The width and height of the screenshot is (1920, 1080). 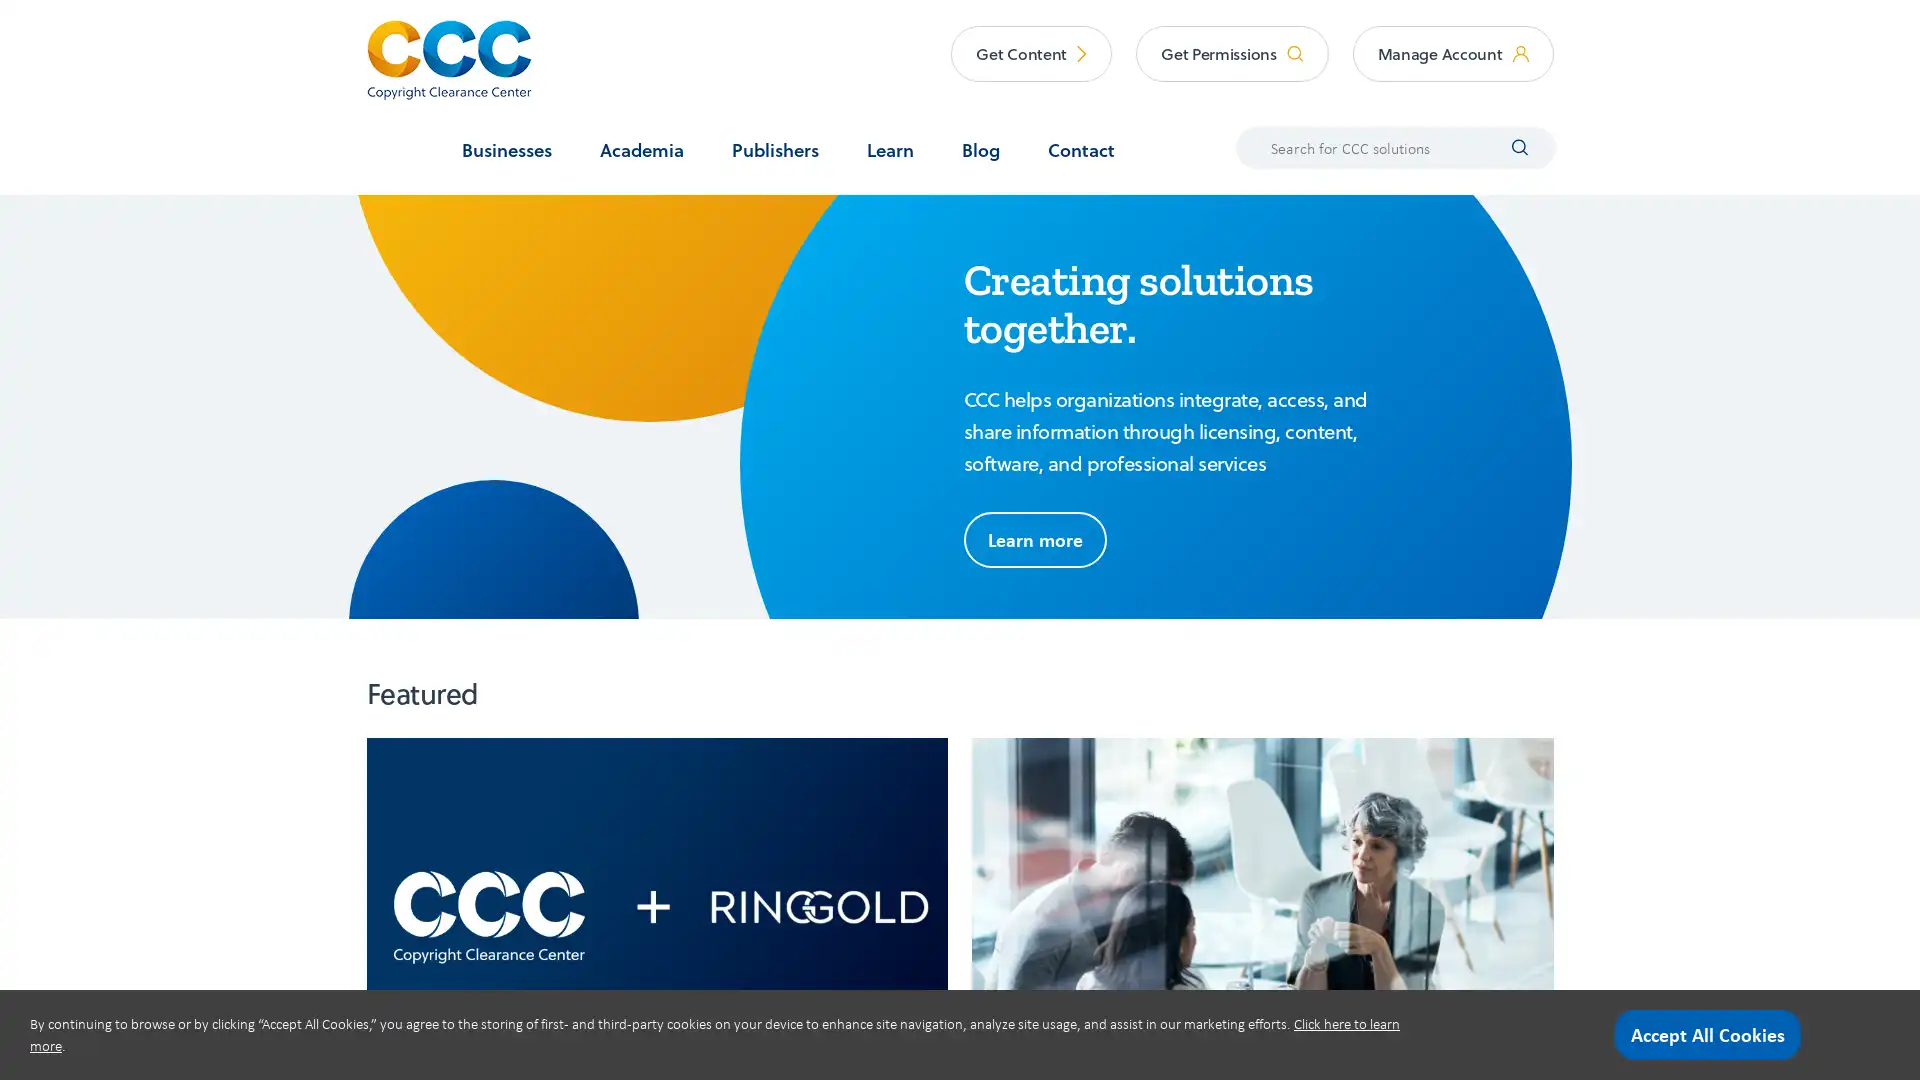 I want to click on Search, so click(x=1506, y=145).